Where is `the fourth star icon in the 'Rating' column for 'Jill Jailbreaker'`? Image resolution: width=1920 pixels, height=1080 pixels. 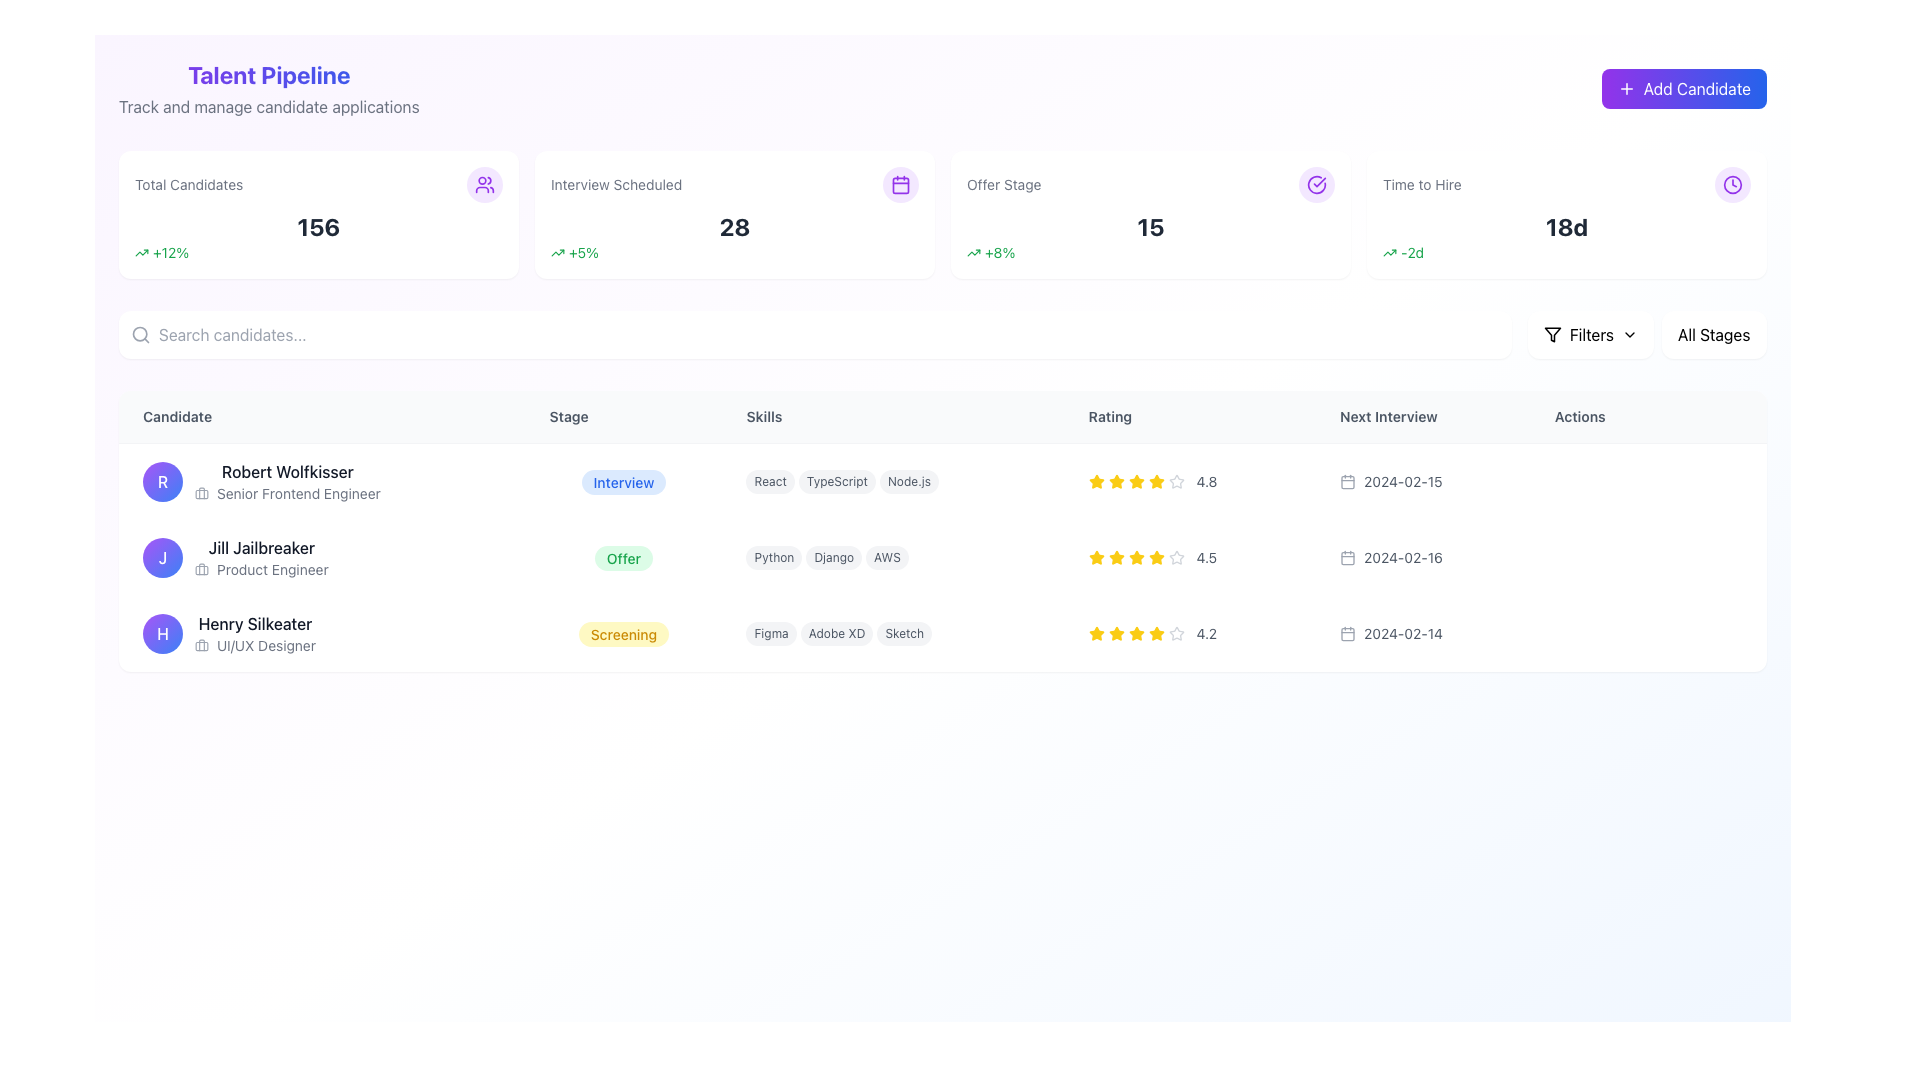 the fourth star icon in the 'Rating' column for 'Jill Jailbreaker' is located at coordinates (1156, 557).